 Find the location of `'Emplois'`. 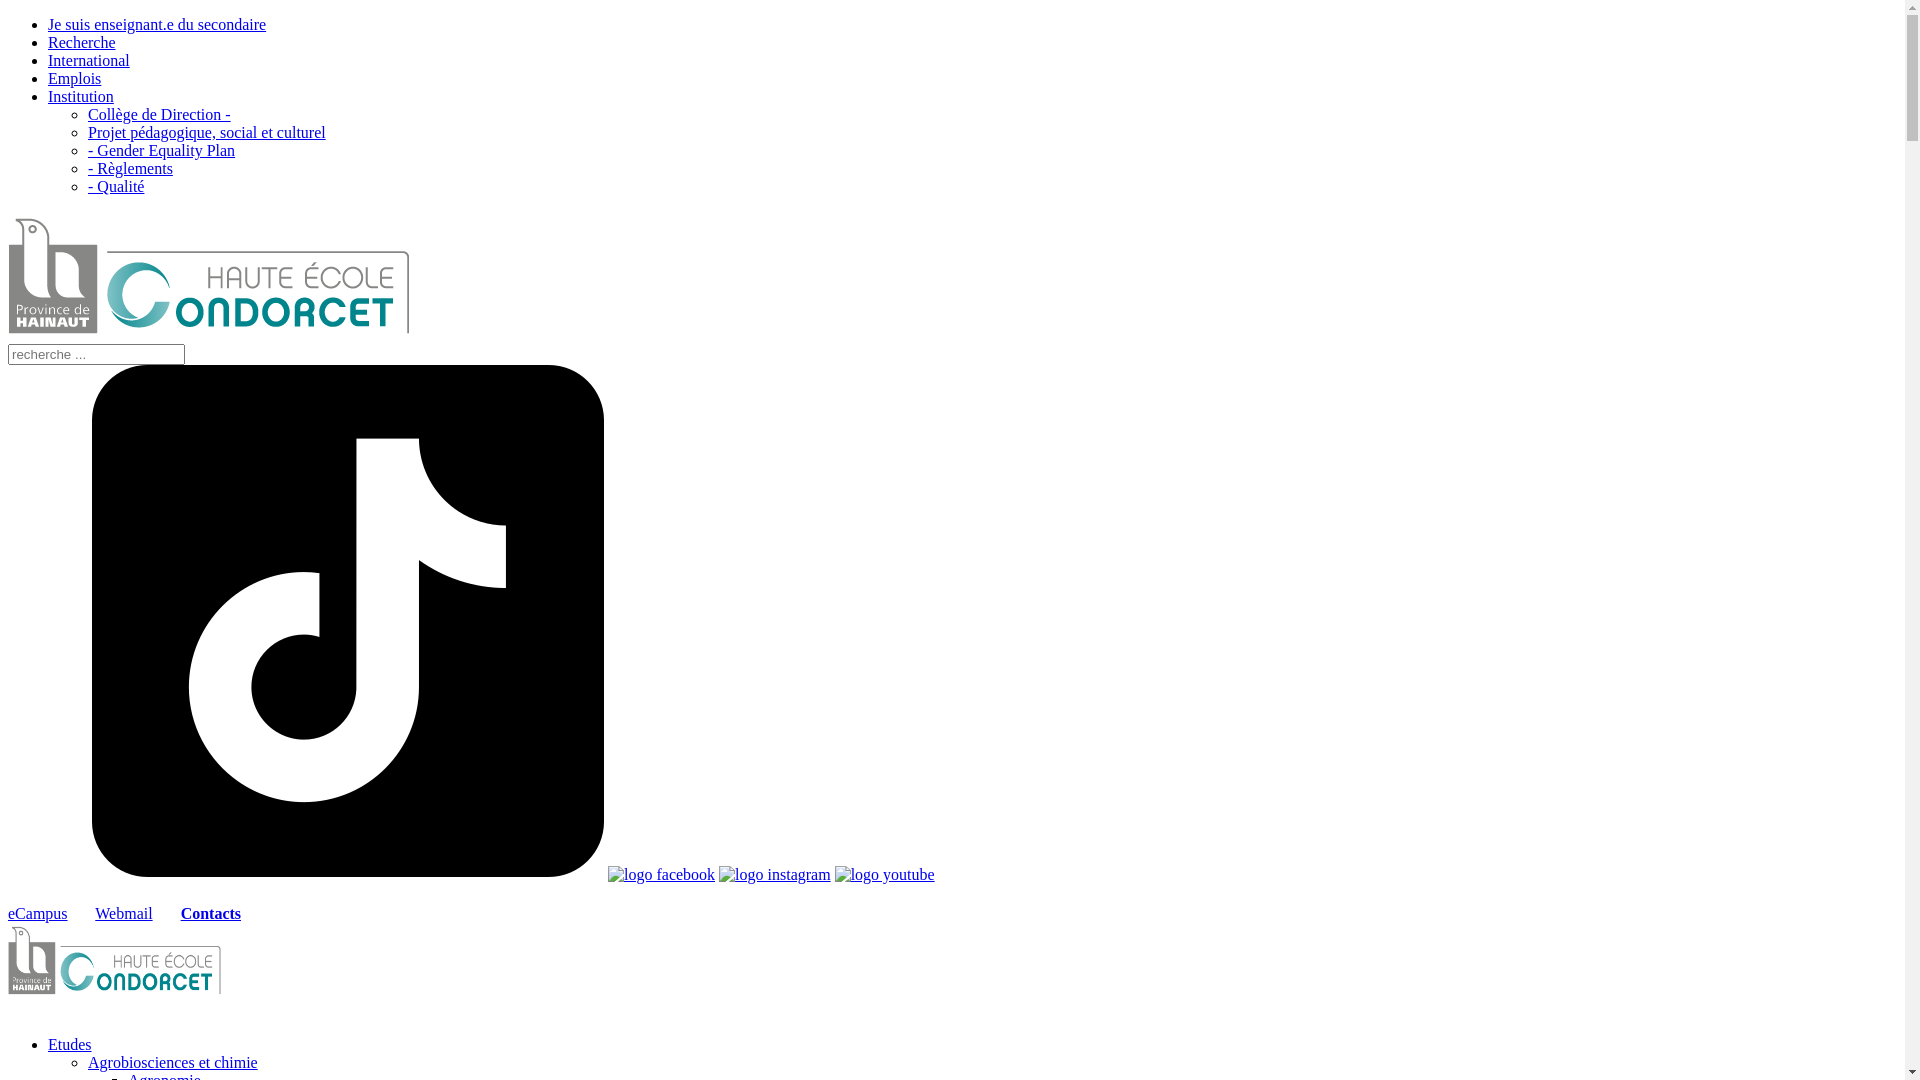

'Emplois' is located at coordinates (74, 77).